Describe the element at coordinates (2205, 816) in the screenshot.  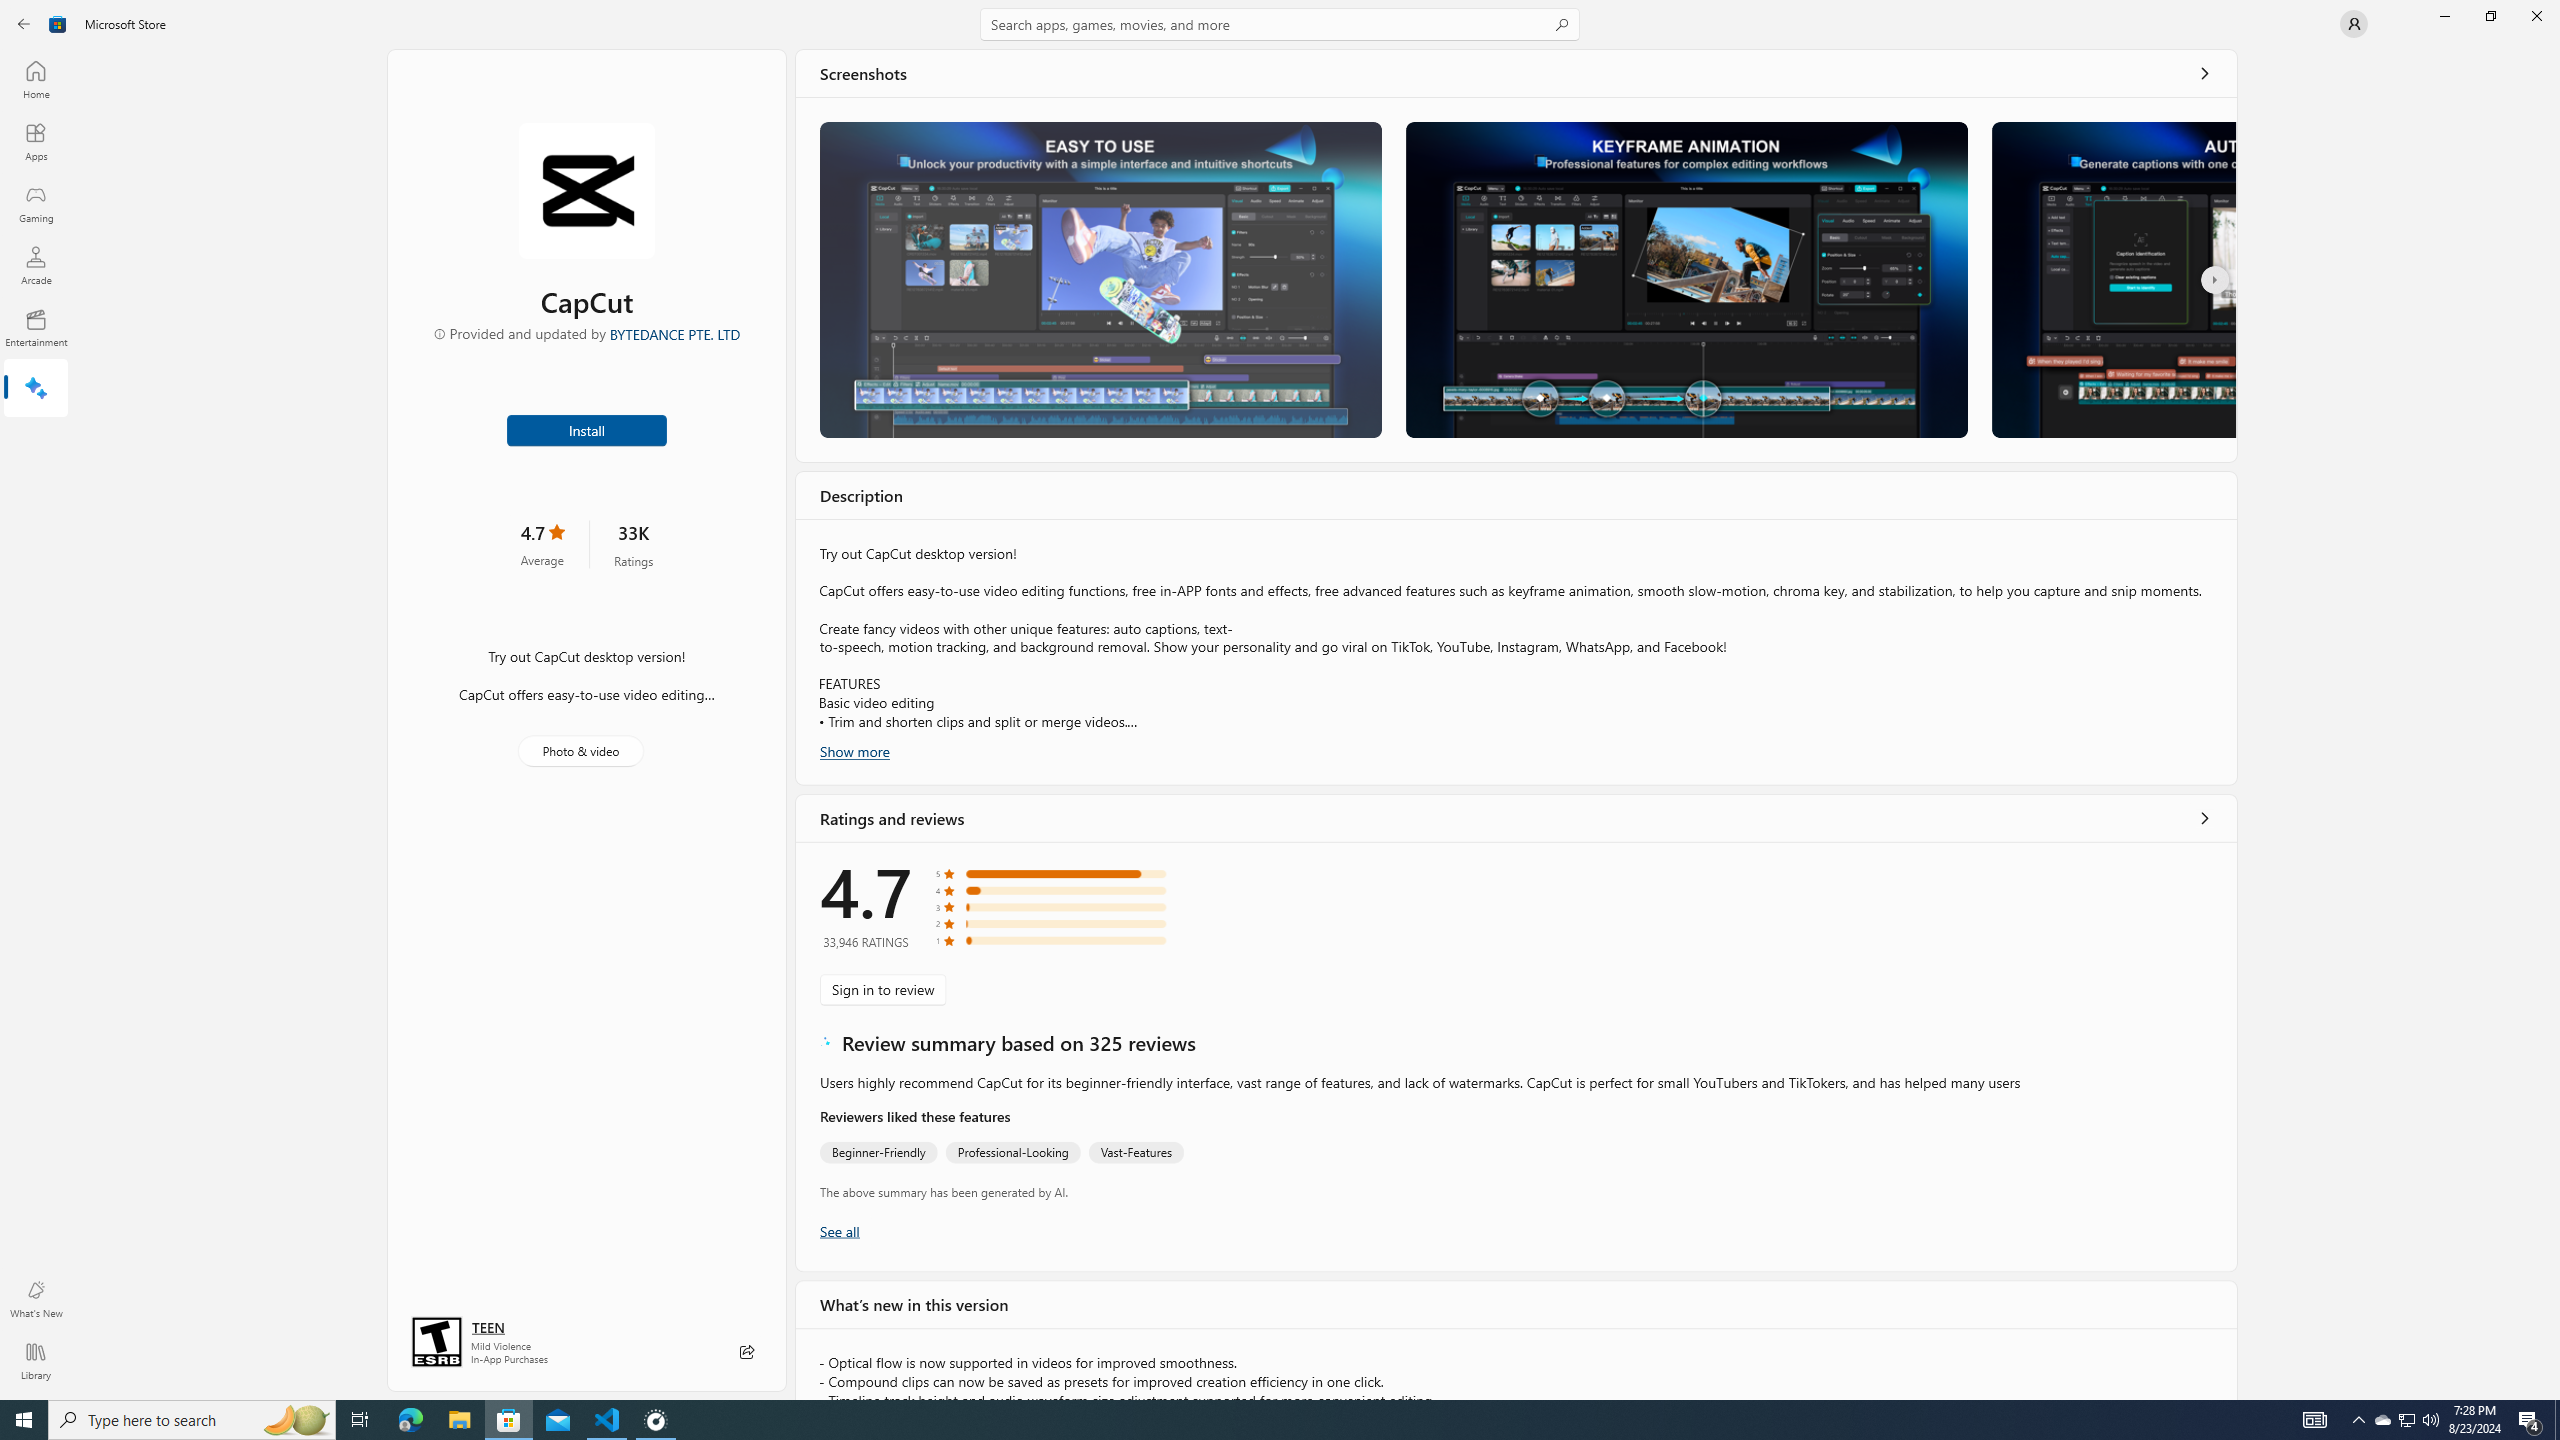
I see `'Show all ratings and reviews'` at that location.